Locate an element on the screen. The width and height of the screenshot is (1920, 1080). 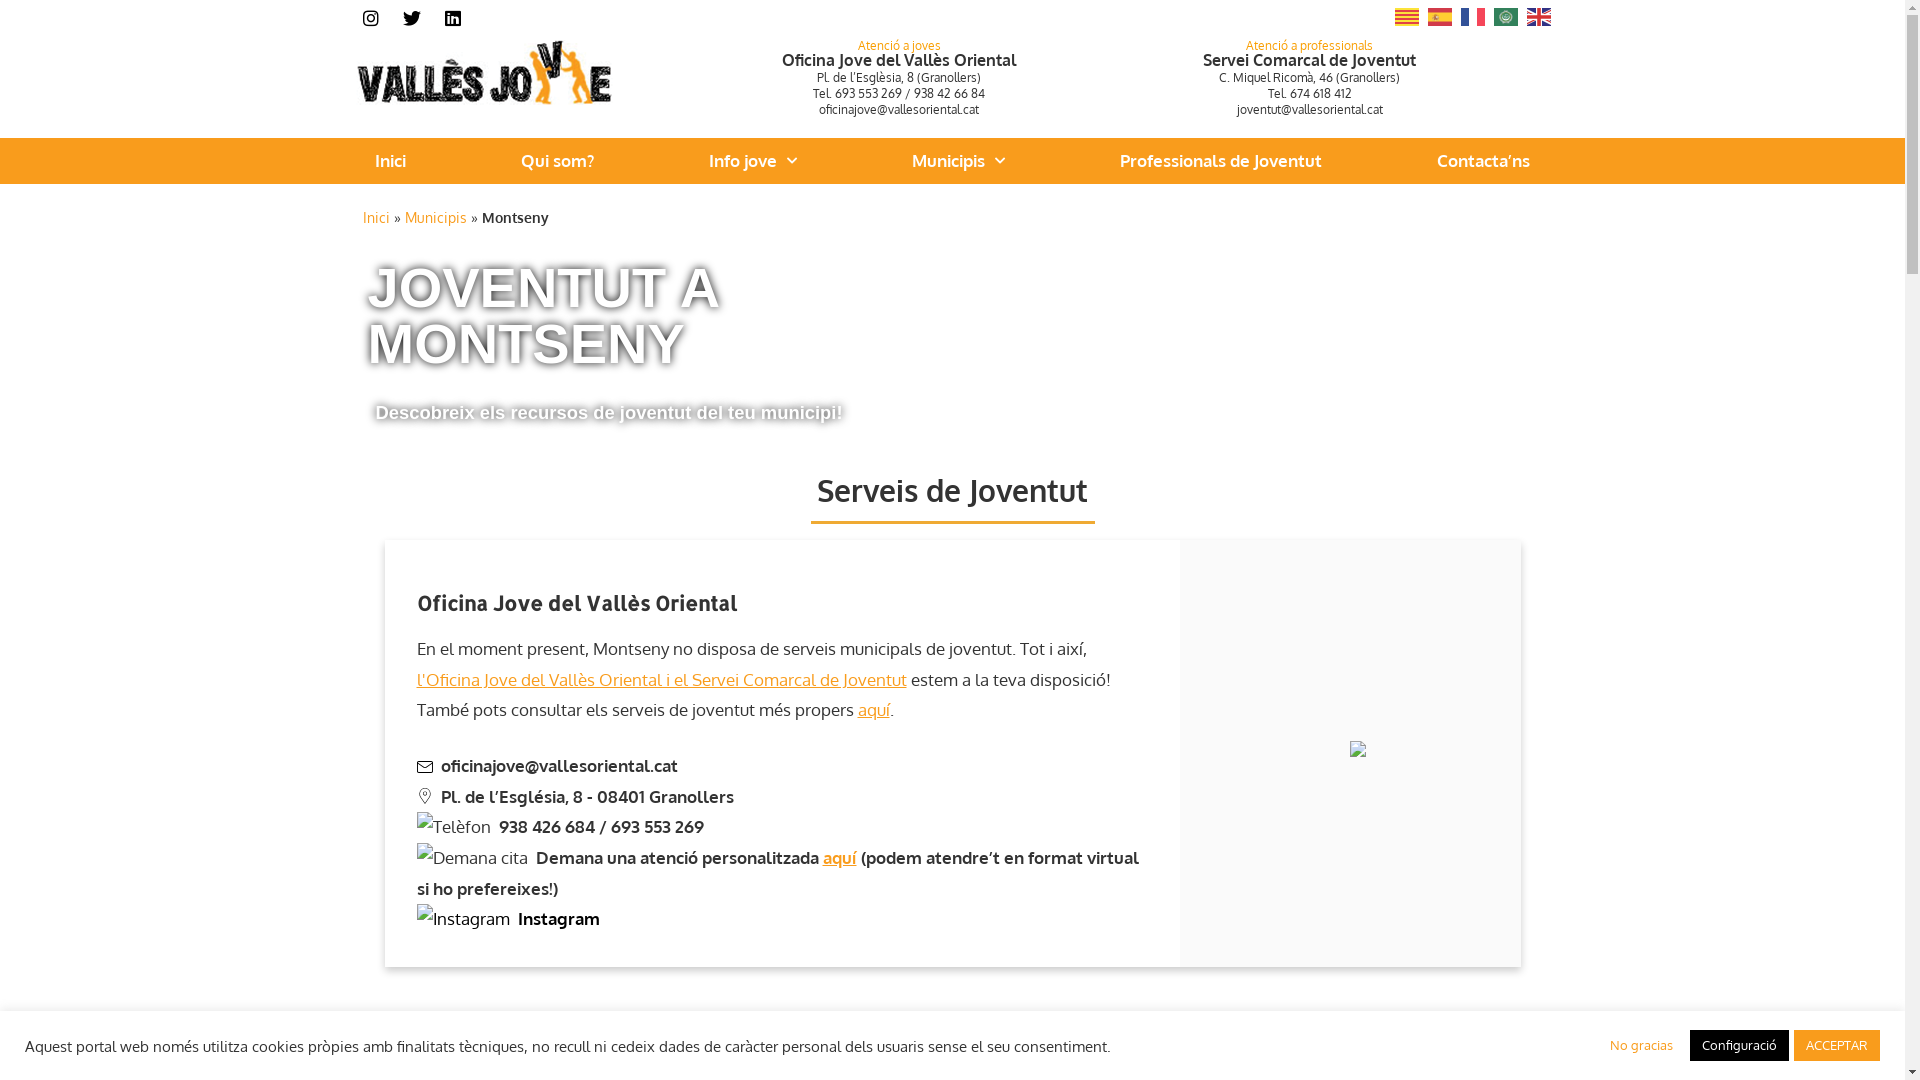
'Inici' is located at coordinates (375, 216).